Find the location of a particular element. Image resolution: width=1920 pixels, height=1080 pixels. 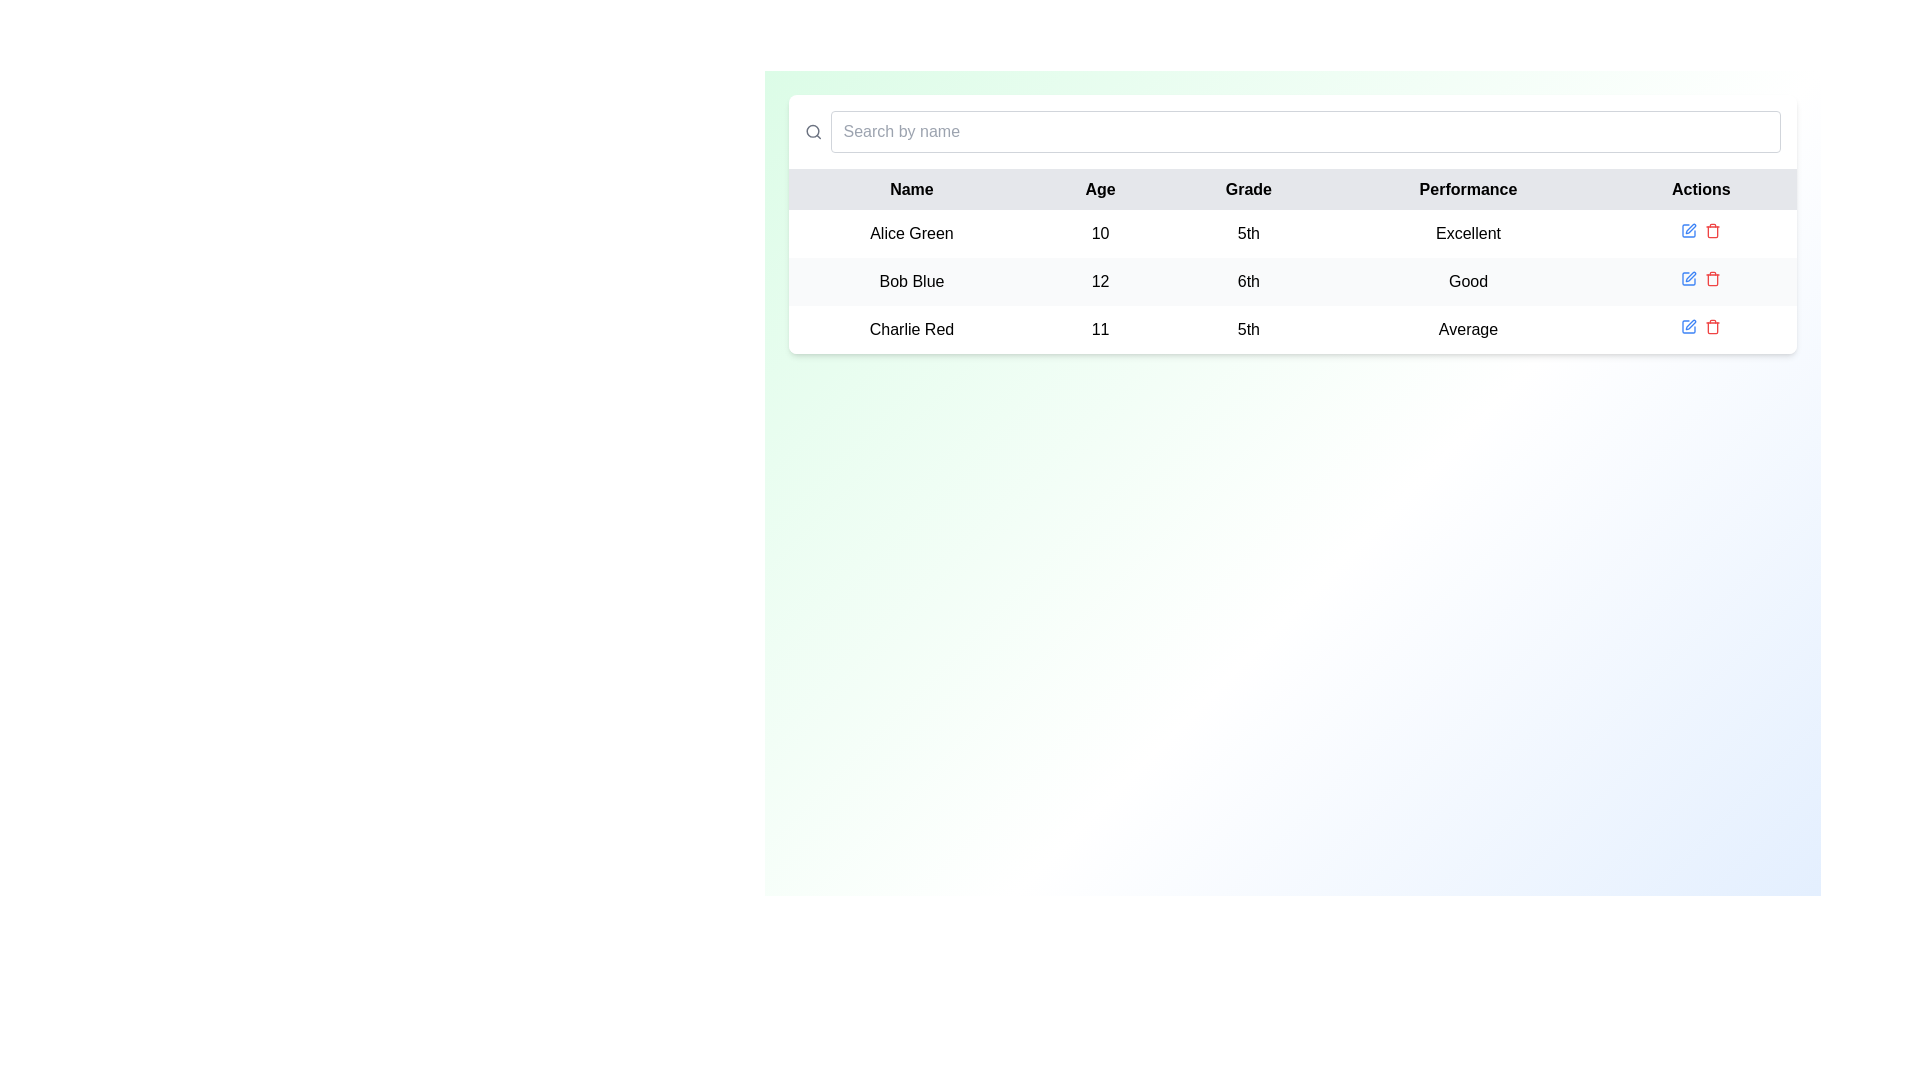

the delete button located in the rightmost part of the 'Actions' column of the table, specifically aligned with the 'Alice Green' row is located at coordinates (1712, 230).